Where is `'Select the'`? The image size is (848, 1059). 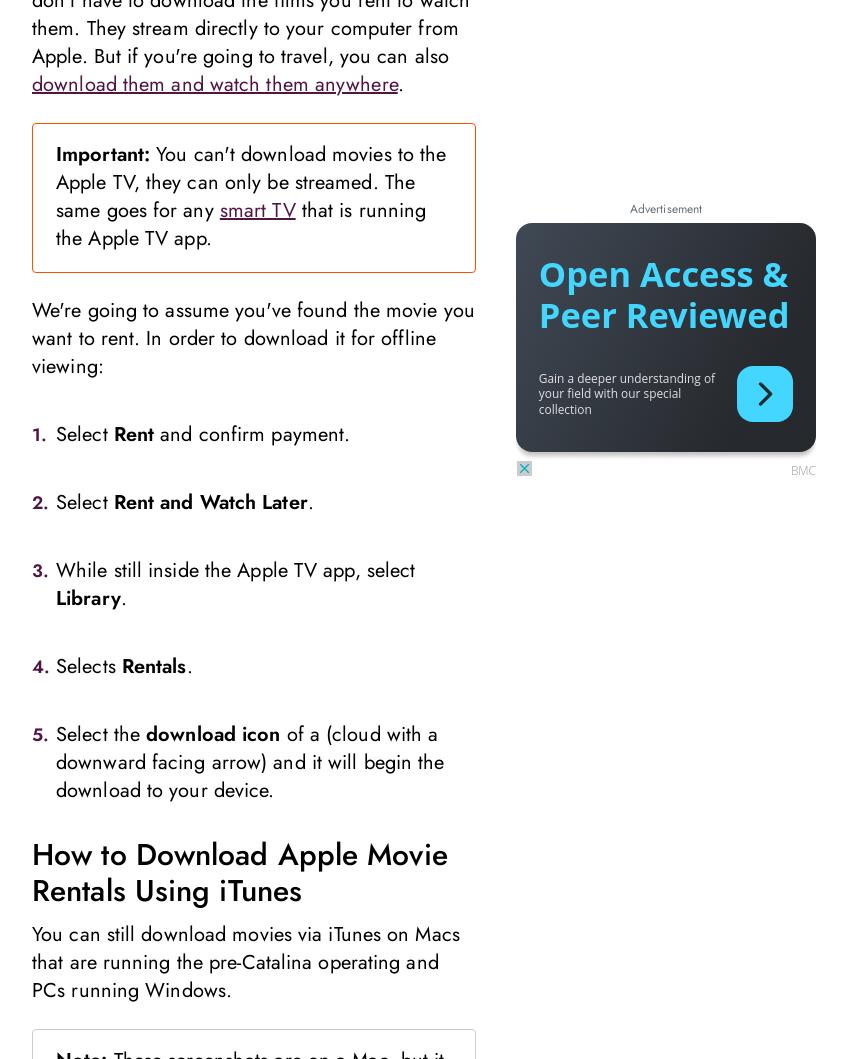
'Select the' is located at coordinates (100, 733).